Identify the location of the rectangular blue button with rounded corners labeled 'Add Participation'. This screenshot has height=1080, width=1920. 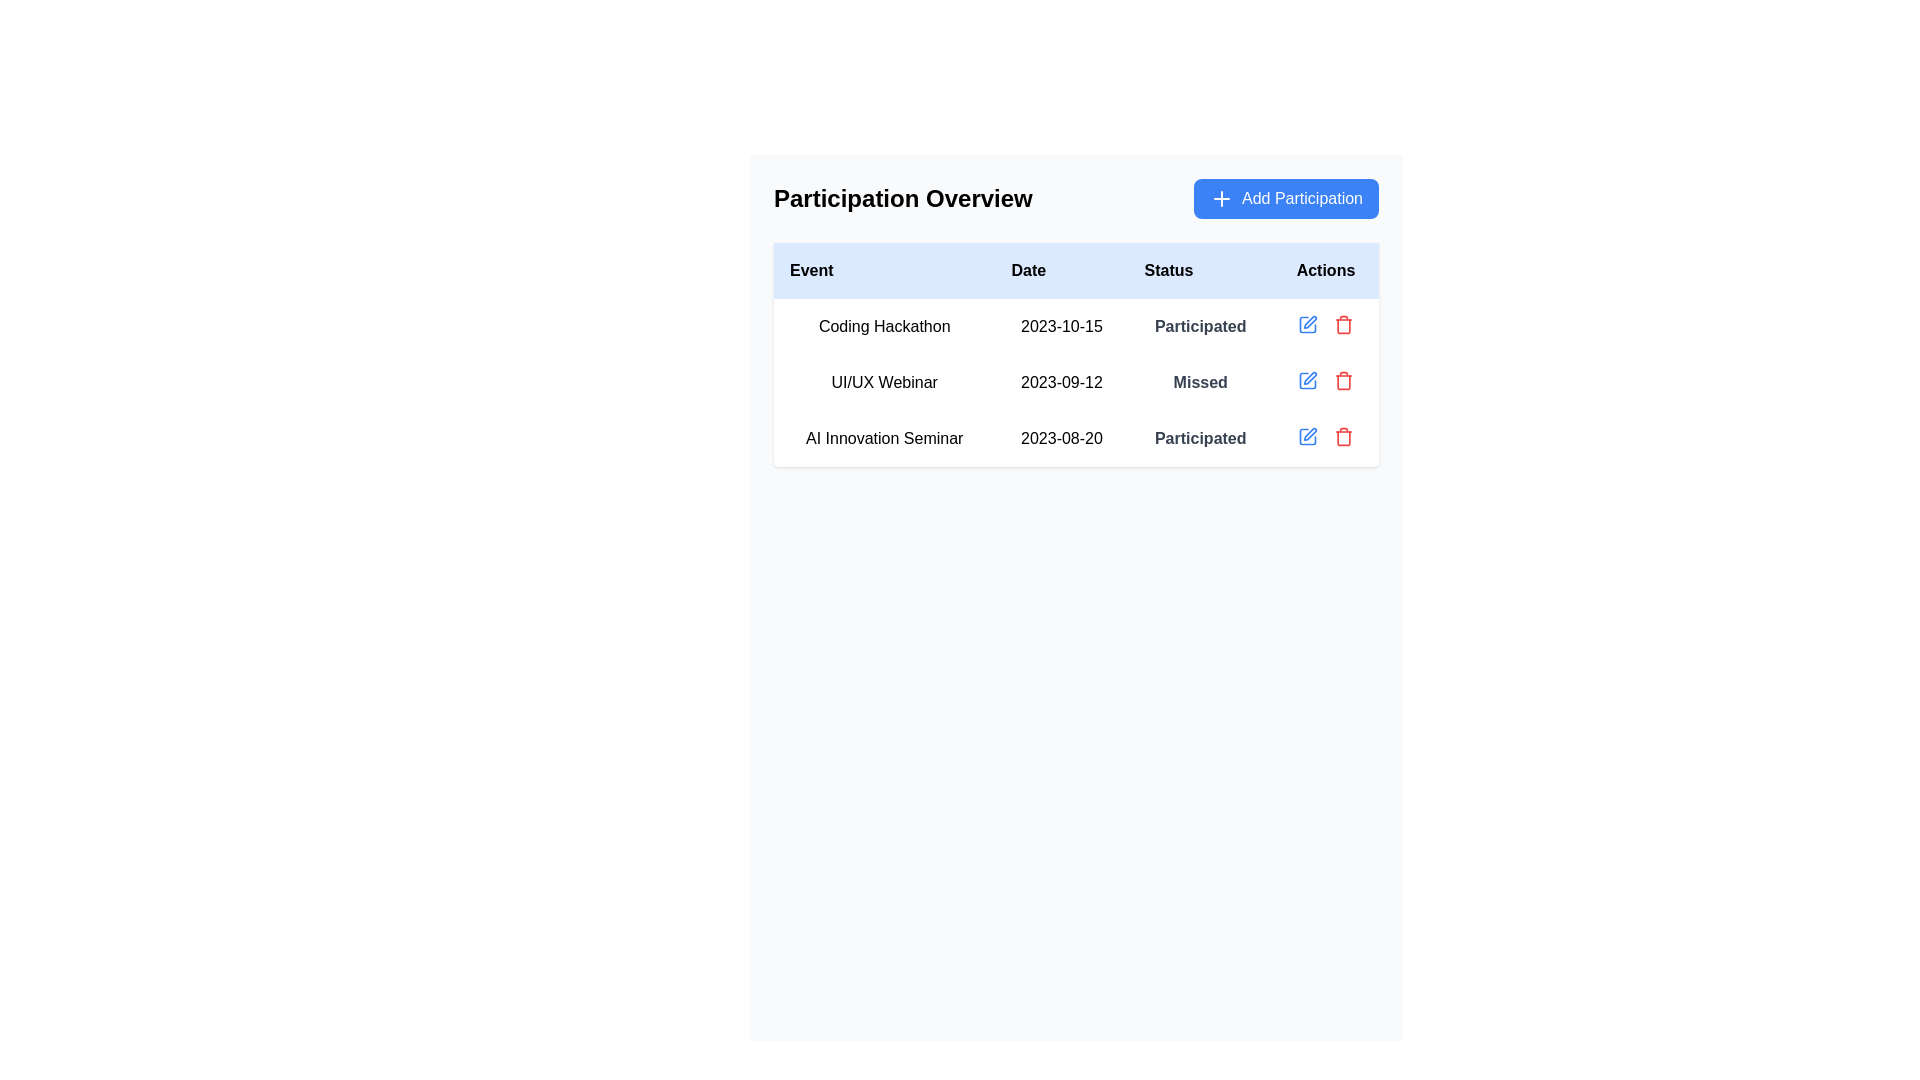
(1286, 199).